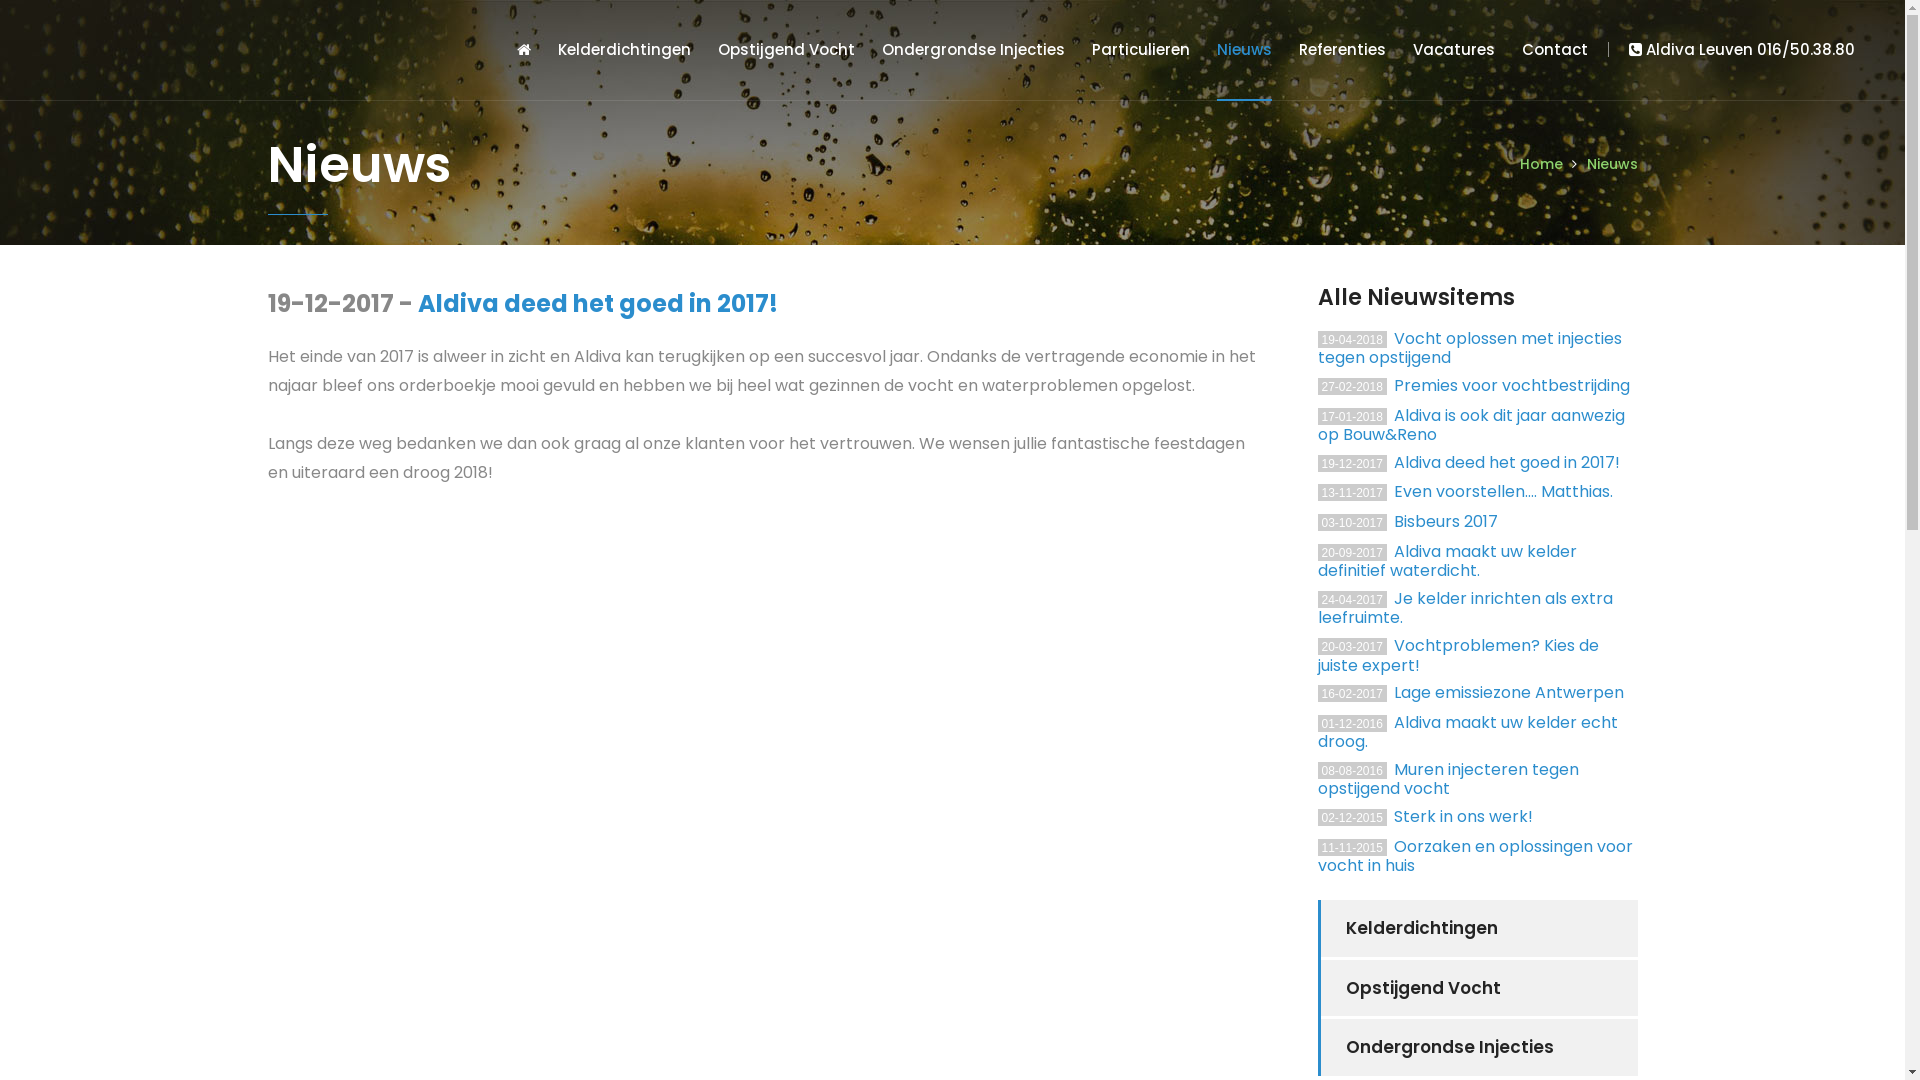  What do you see at coordinates (623, 49) in the screenshot?
I see `'Kelderdichtingen'` at bounding box center [623, 49].